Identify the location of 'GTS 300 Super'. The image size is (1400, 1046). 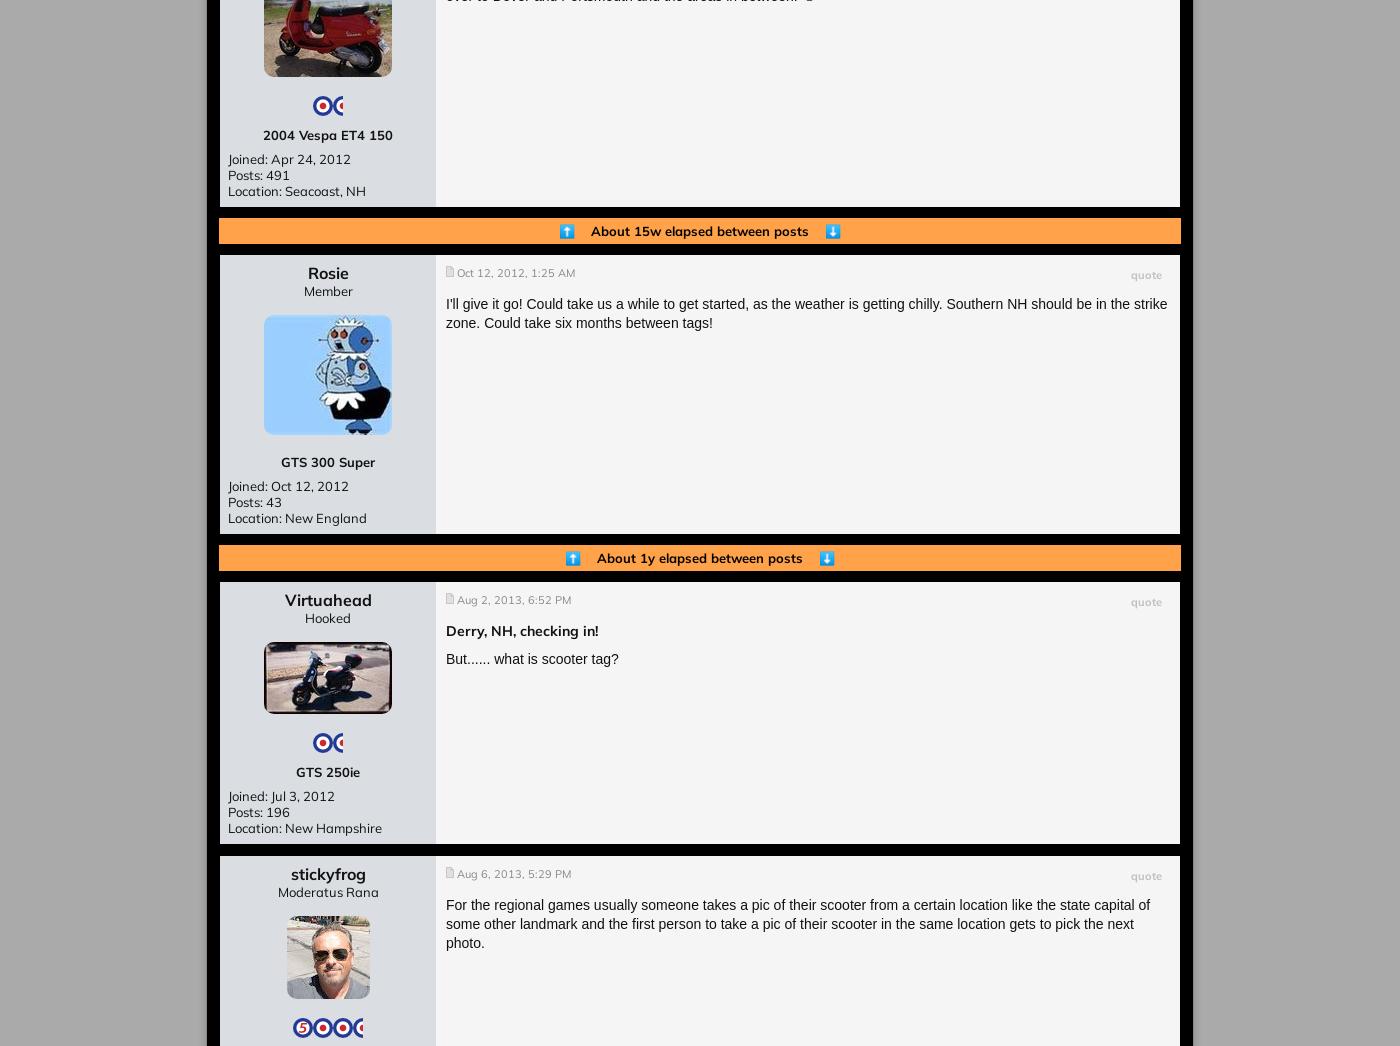
(328, 461).